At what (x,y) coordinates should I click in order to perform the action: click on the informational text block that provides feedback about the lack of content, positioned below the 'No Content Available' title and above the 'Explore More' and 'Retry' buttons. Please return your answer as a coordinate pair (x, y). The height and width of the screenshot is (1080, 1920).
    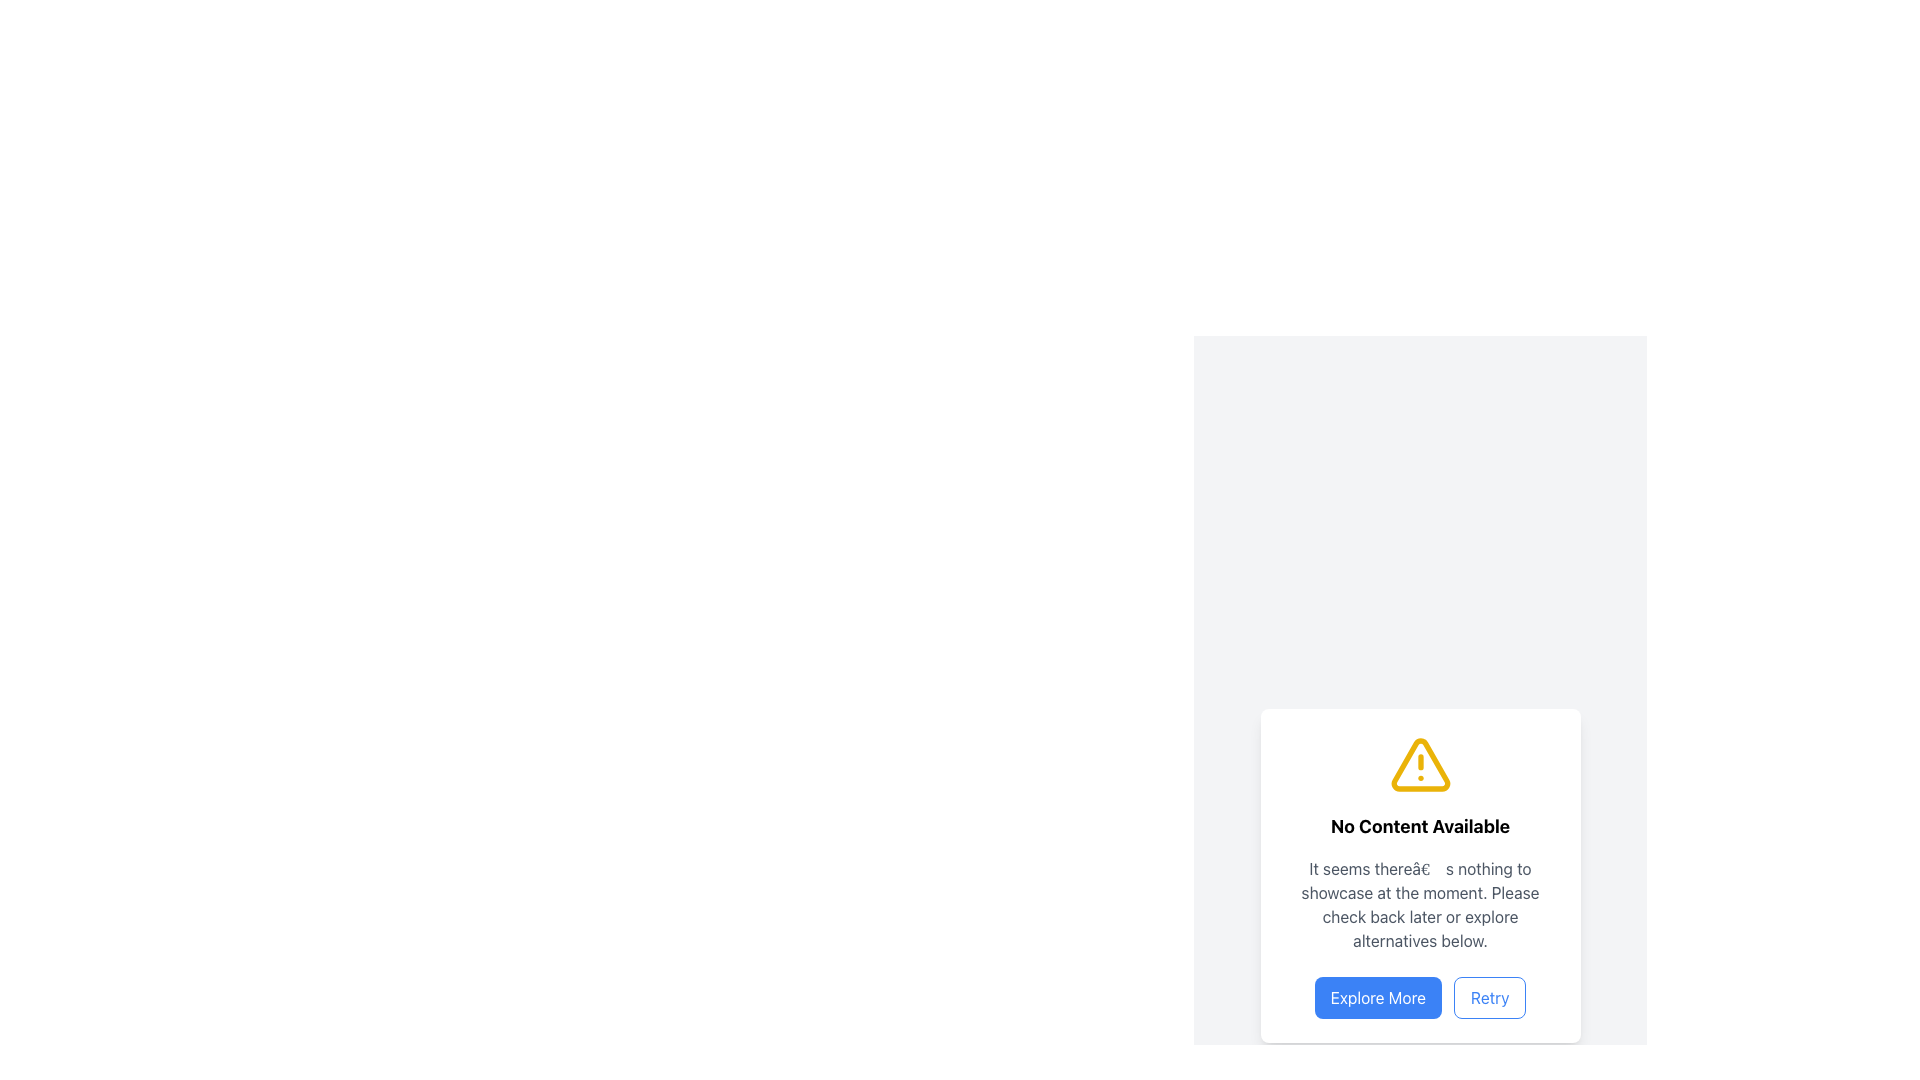
    Looking at the image, I should click on (1419, 905).